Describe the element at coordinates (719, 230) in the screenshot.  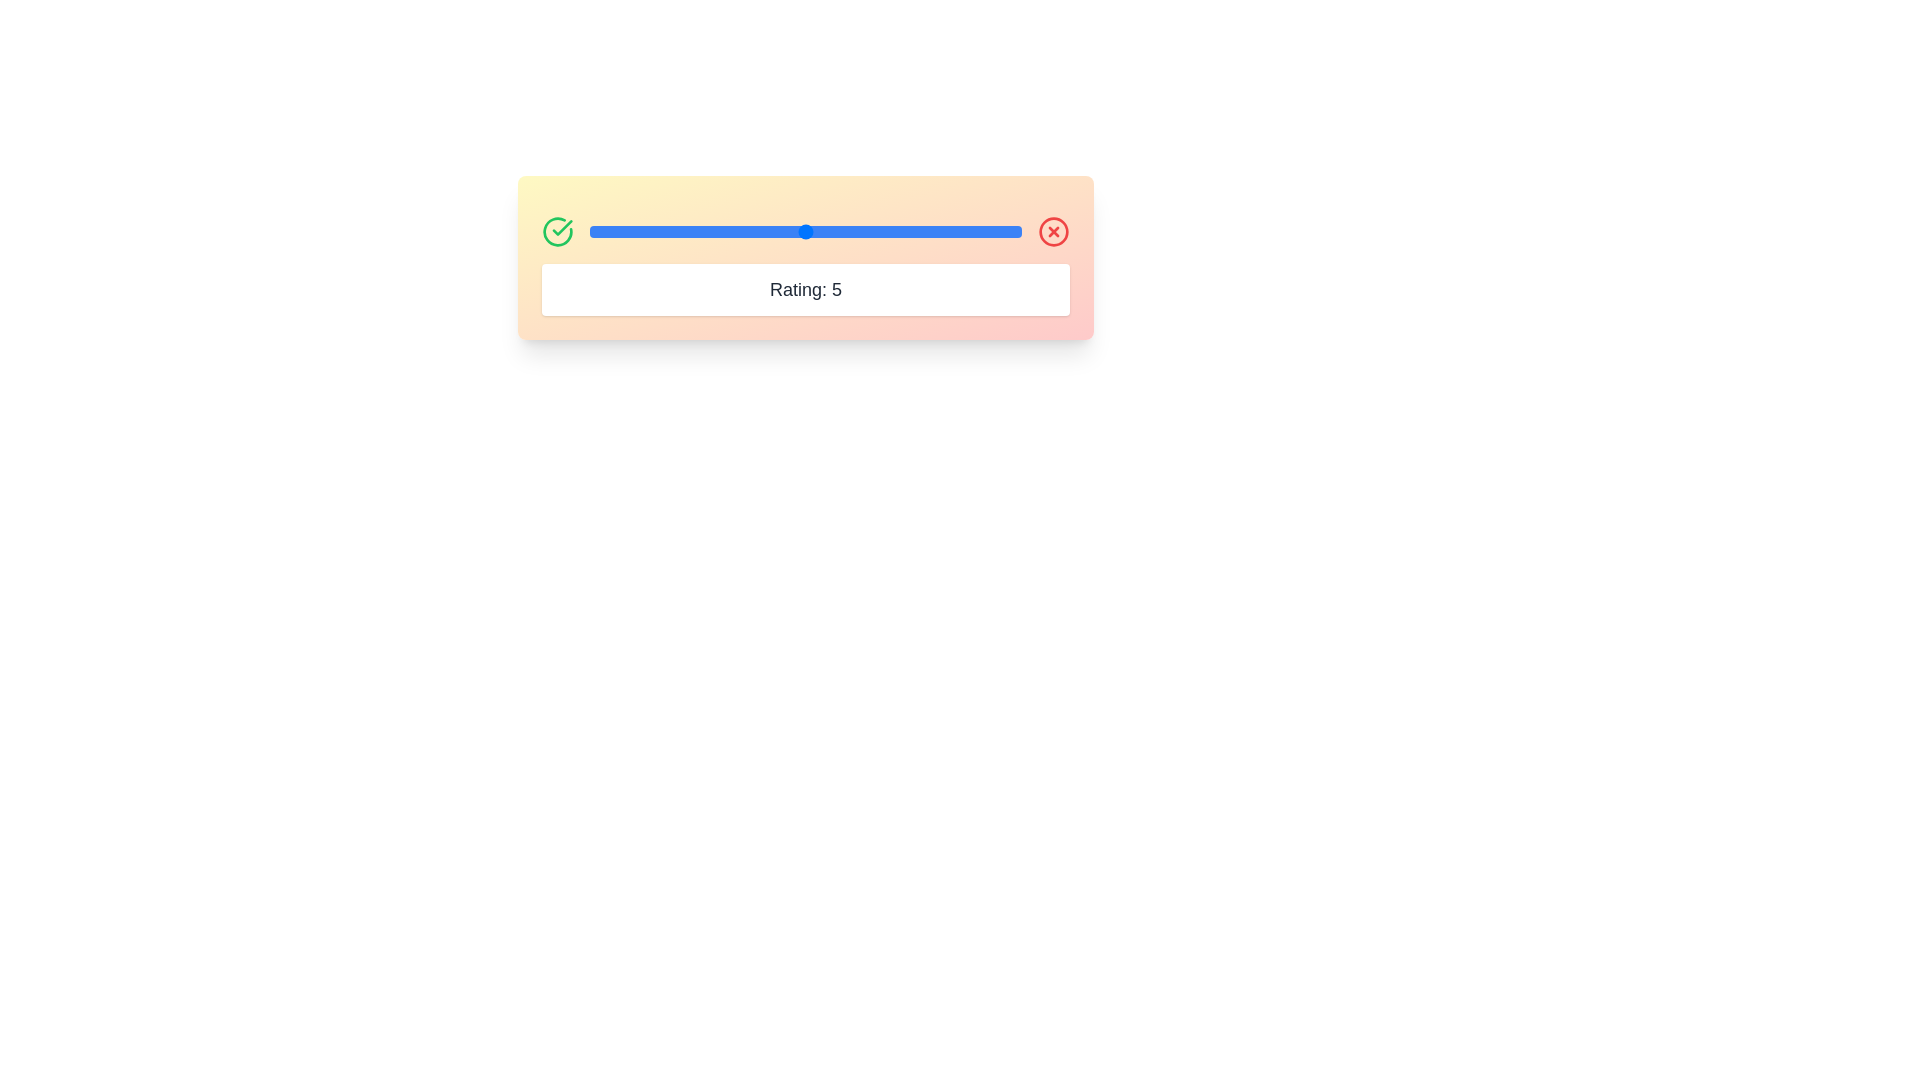
I see `the slider value` at that location.